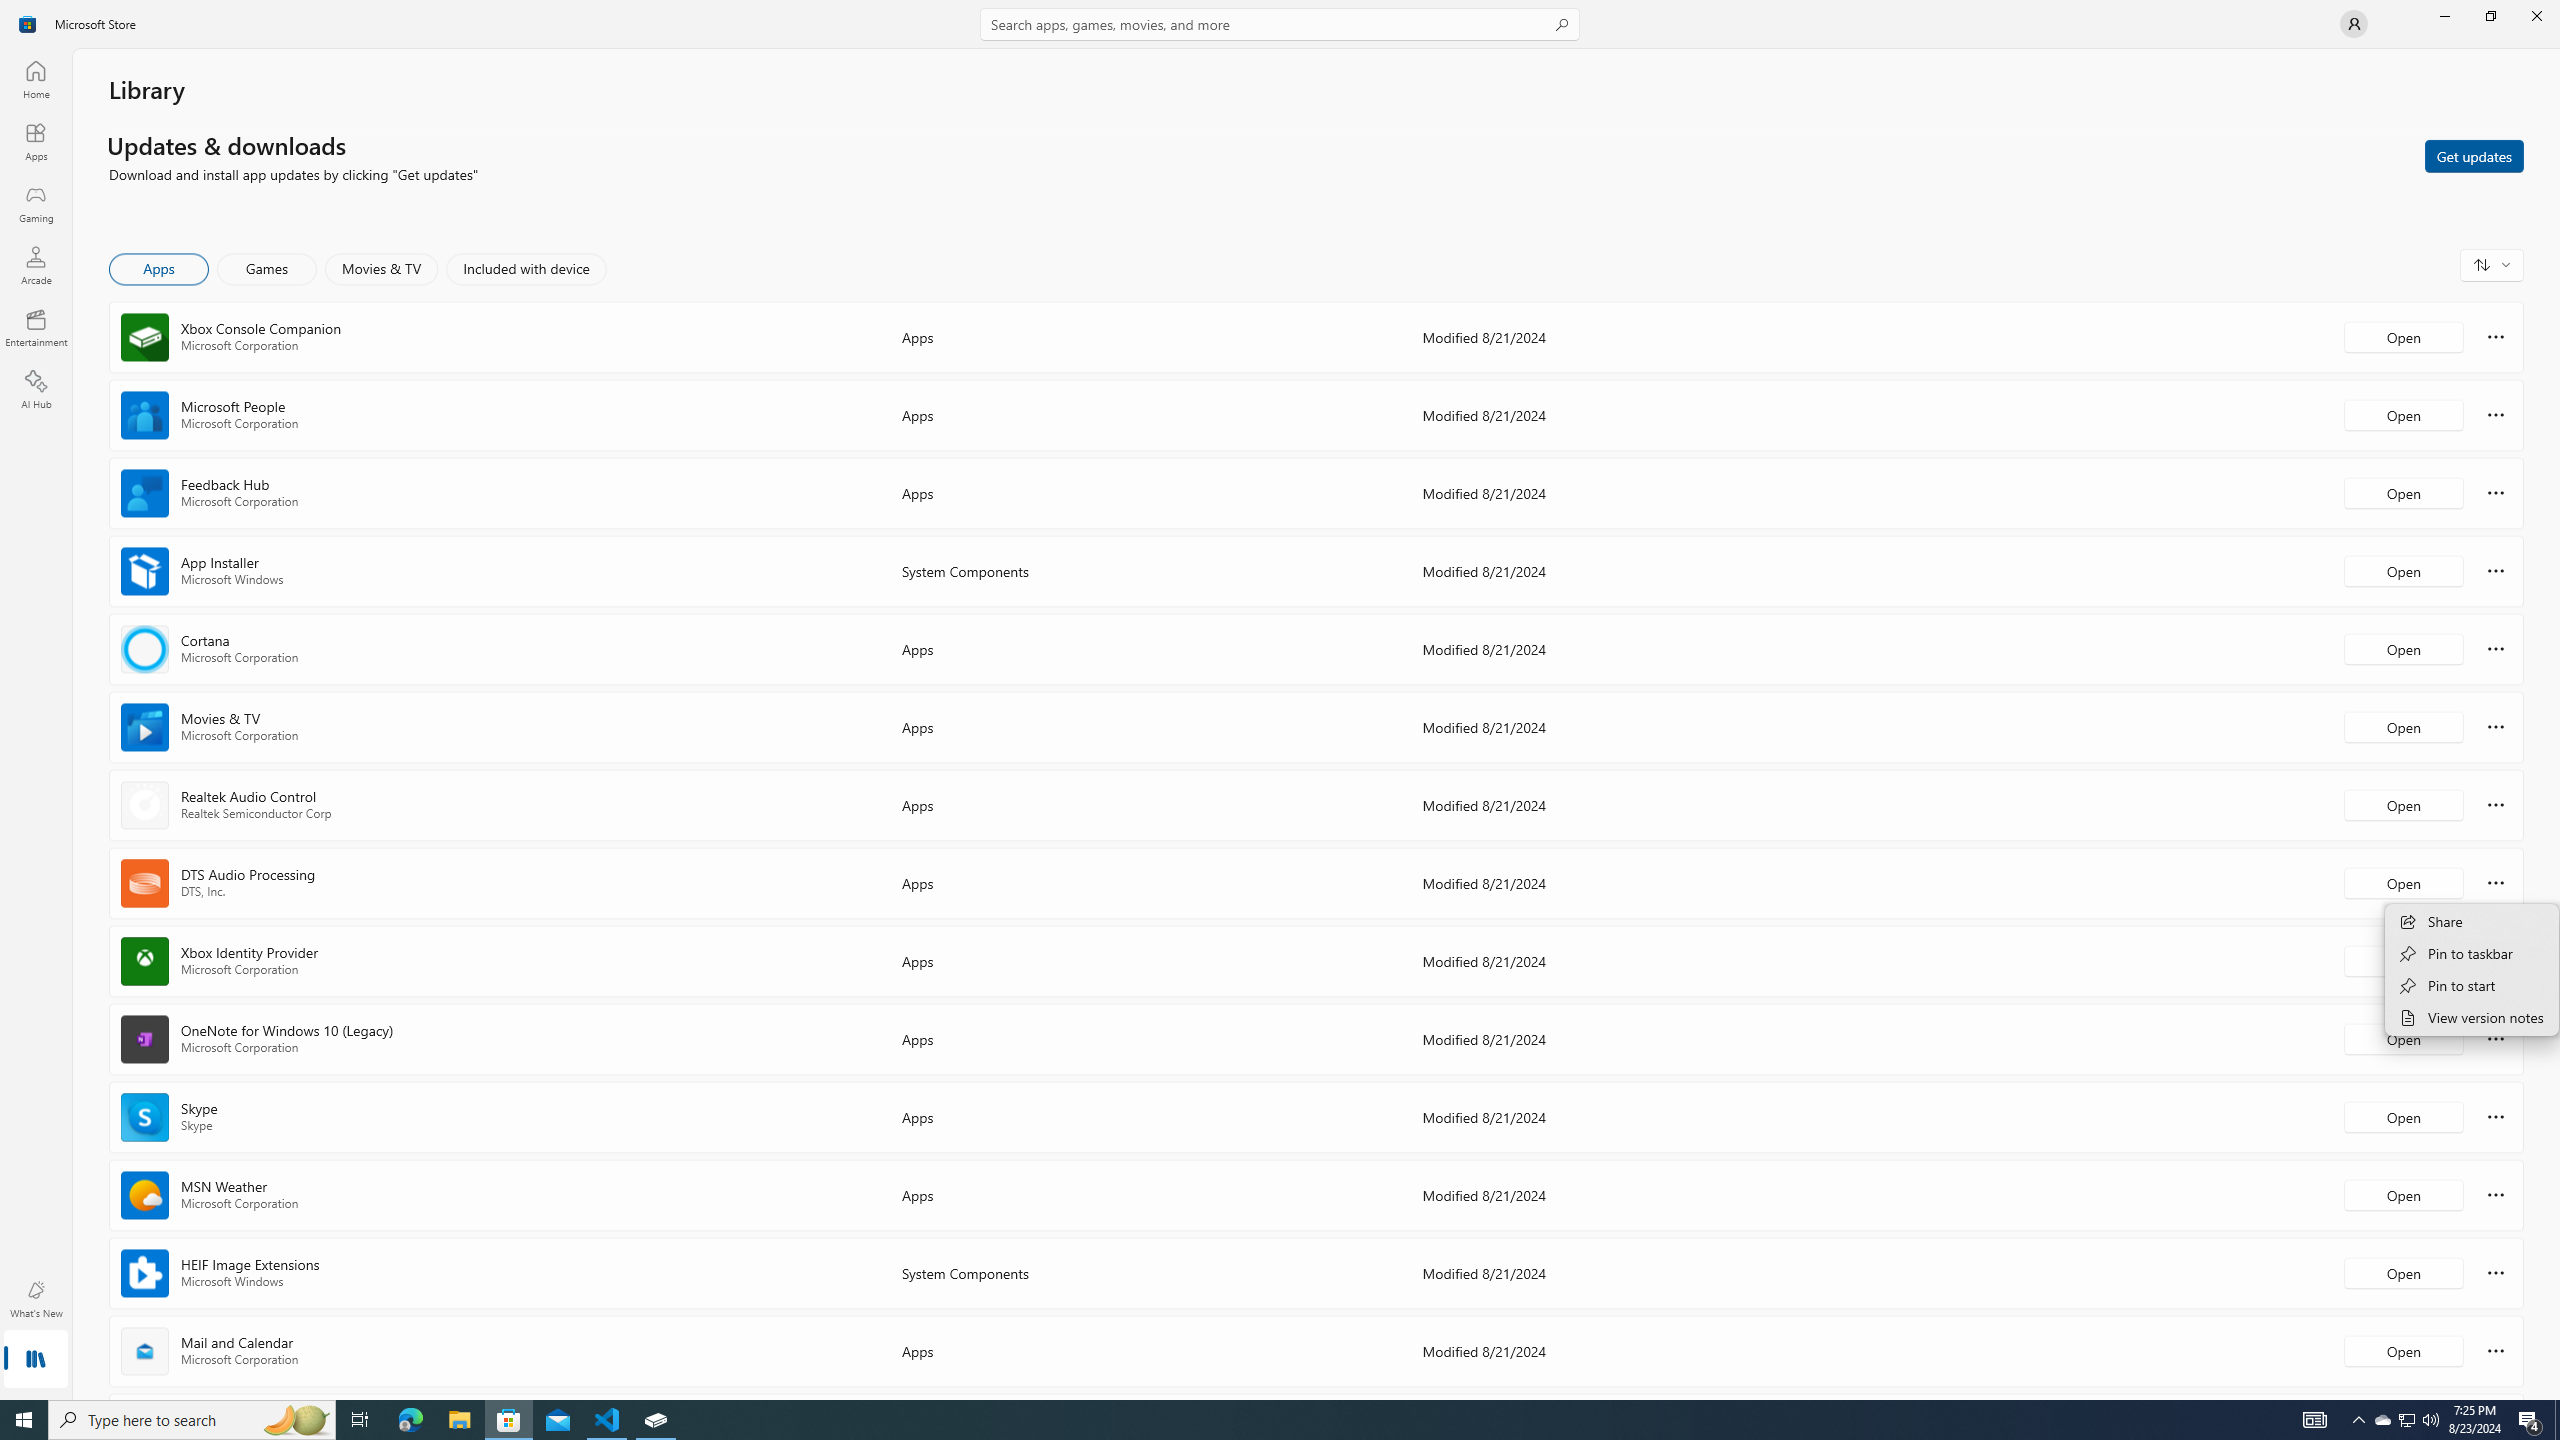  What do you see at coordinates (266, 268) in the screenshot?
I see `'Games'` at bounding box center [266, 268].